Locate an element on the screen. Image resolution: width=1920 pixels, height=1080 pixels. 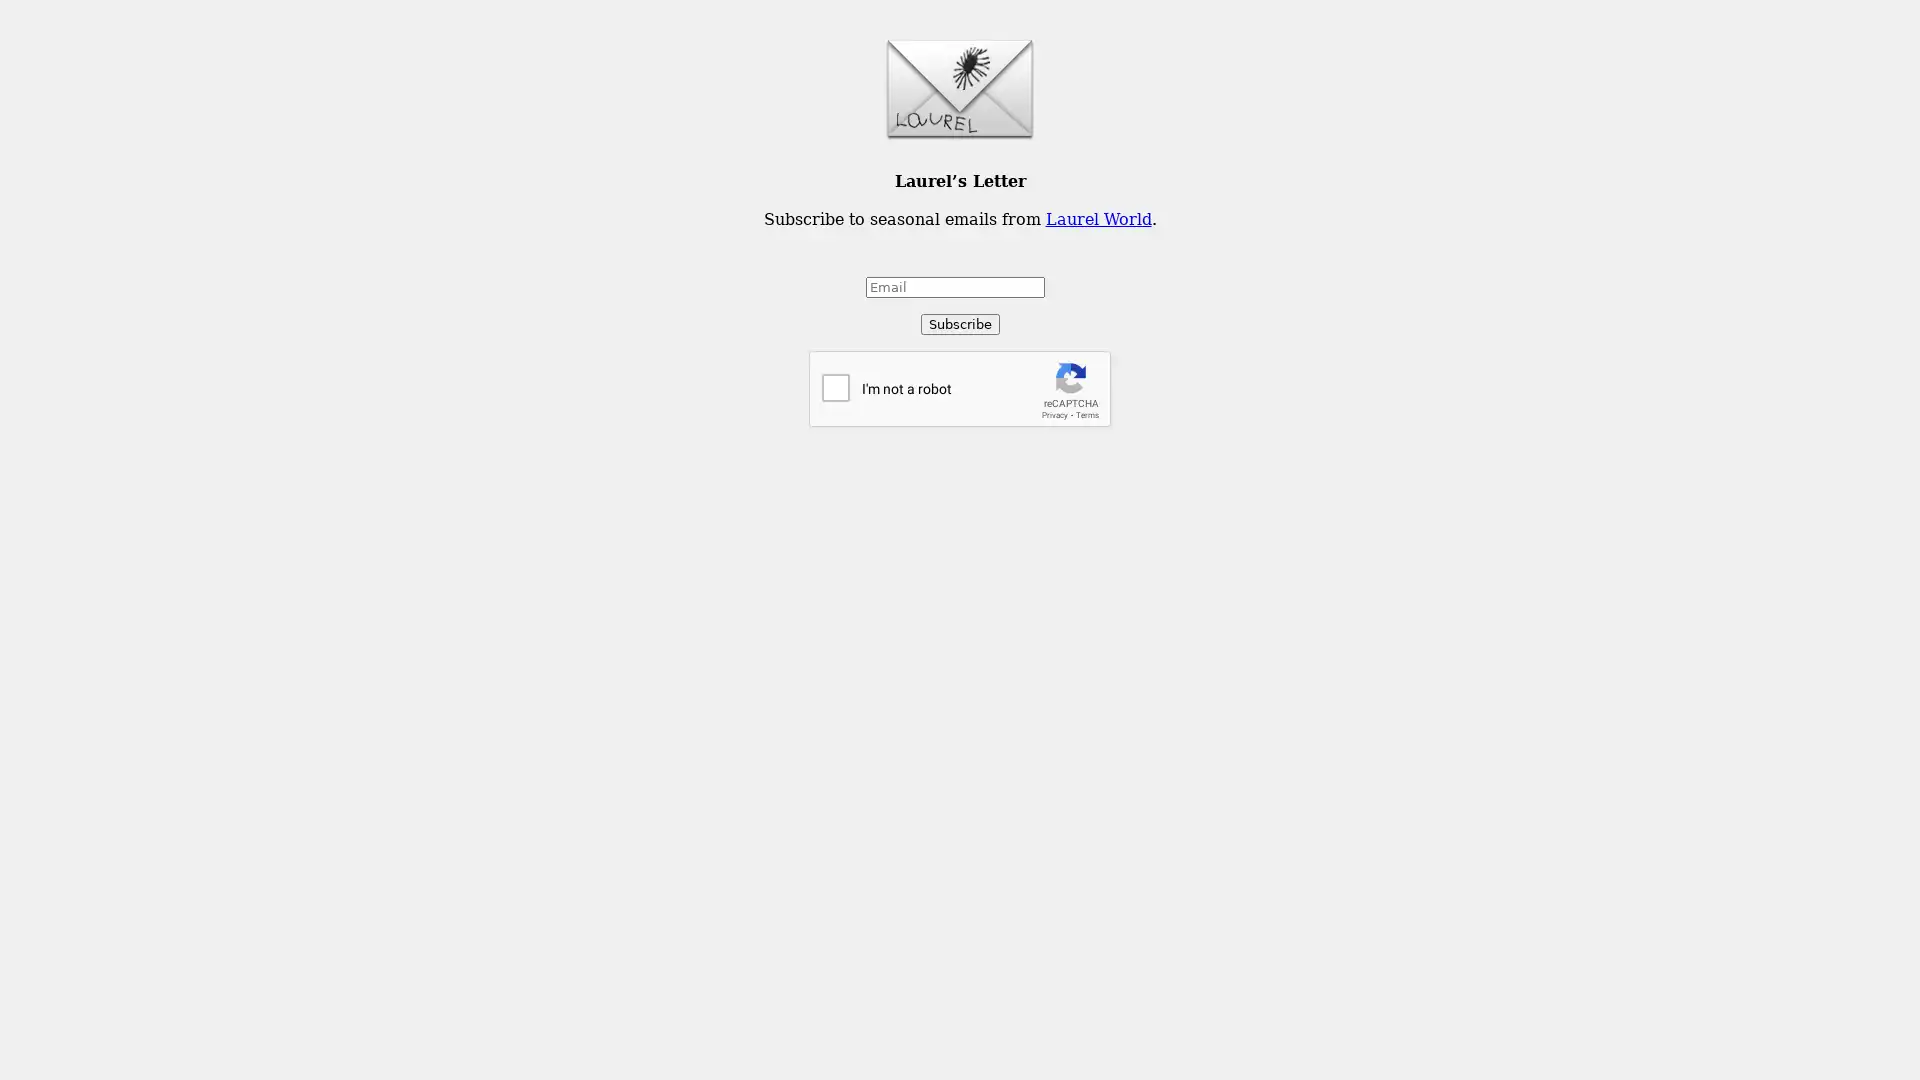
Subscribe is located at coordinates (958, 323).